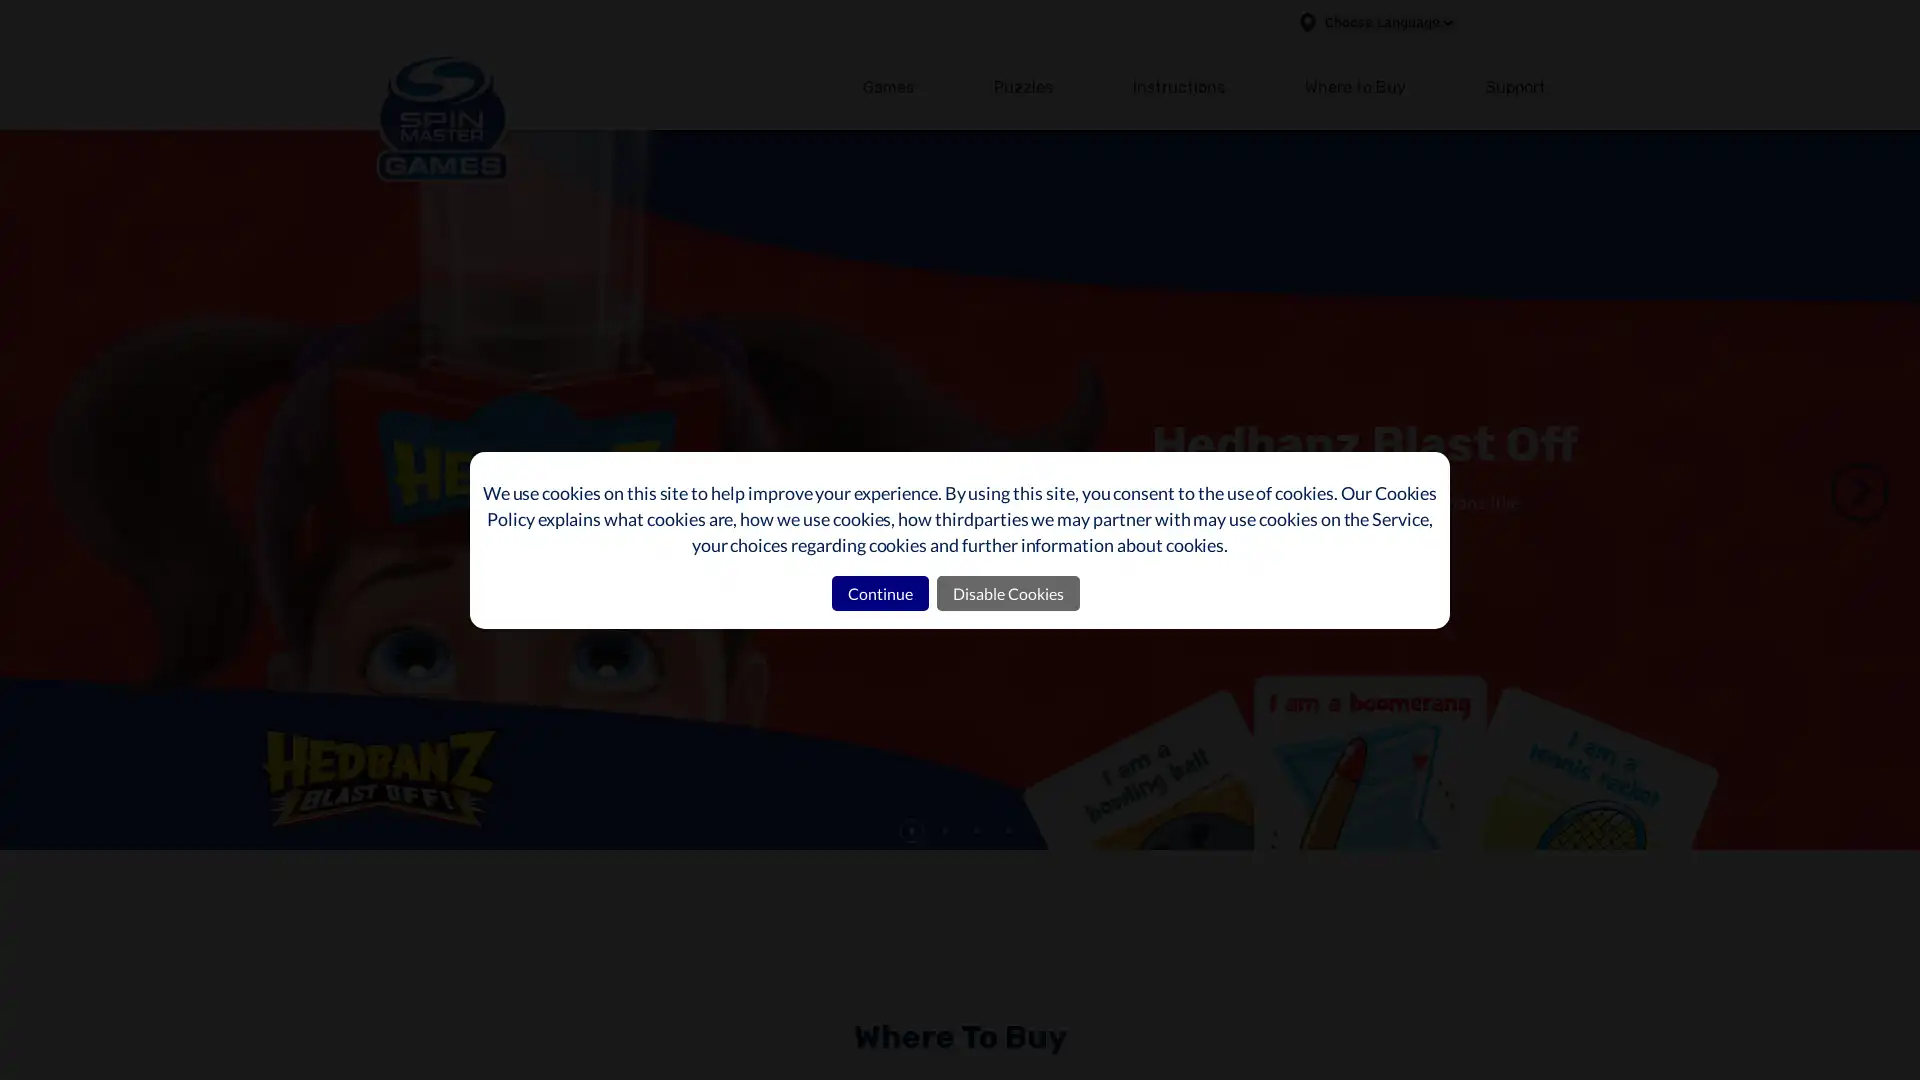  What do you see at coordinates (1228, 578) in the screenshot?
I see `LEARN MORE` at bounding box center [1228, 578].